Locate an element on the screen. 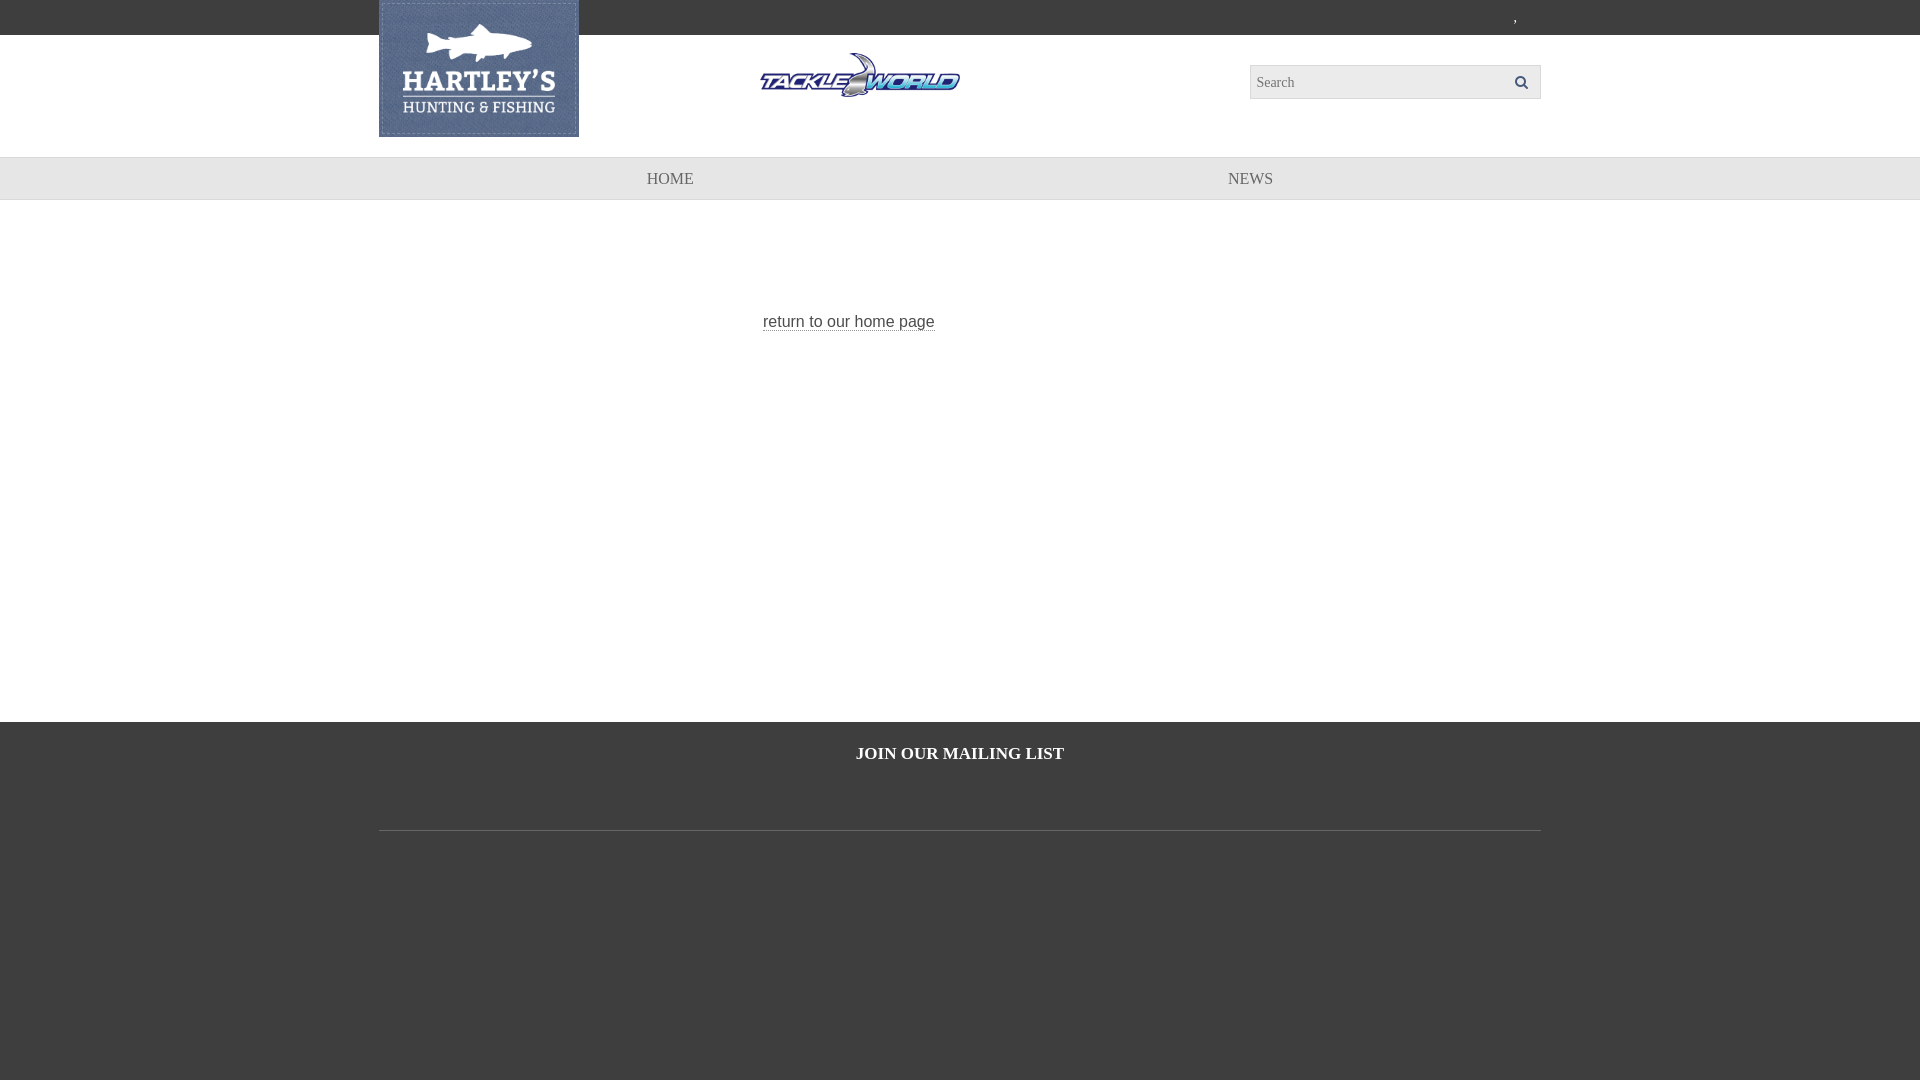 The width and height of the screenshot is (1920, 1080). 'return to our home page' is located at coordinates (849, 320).